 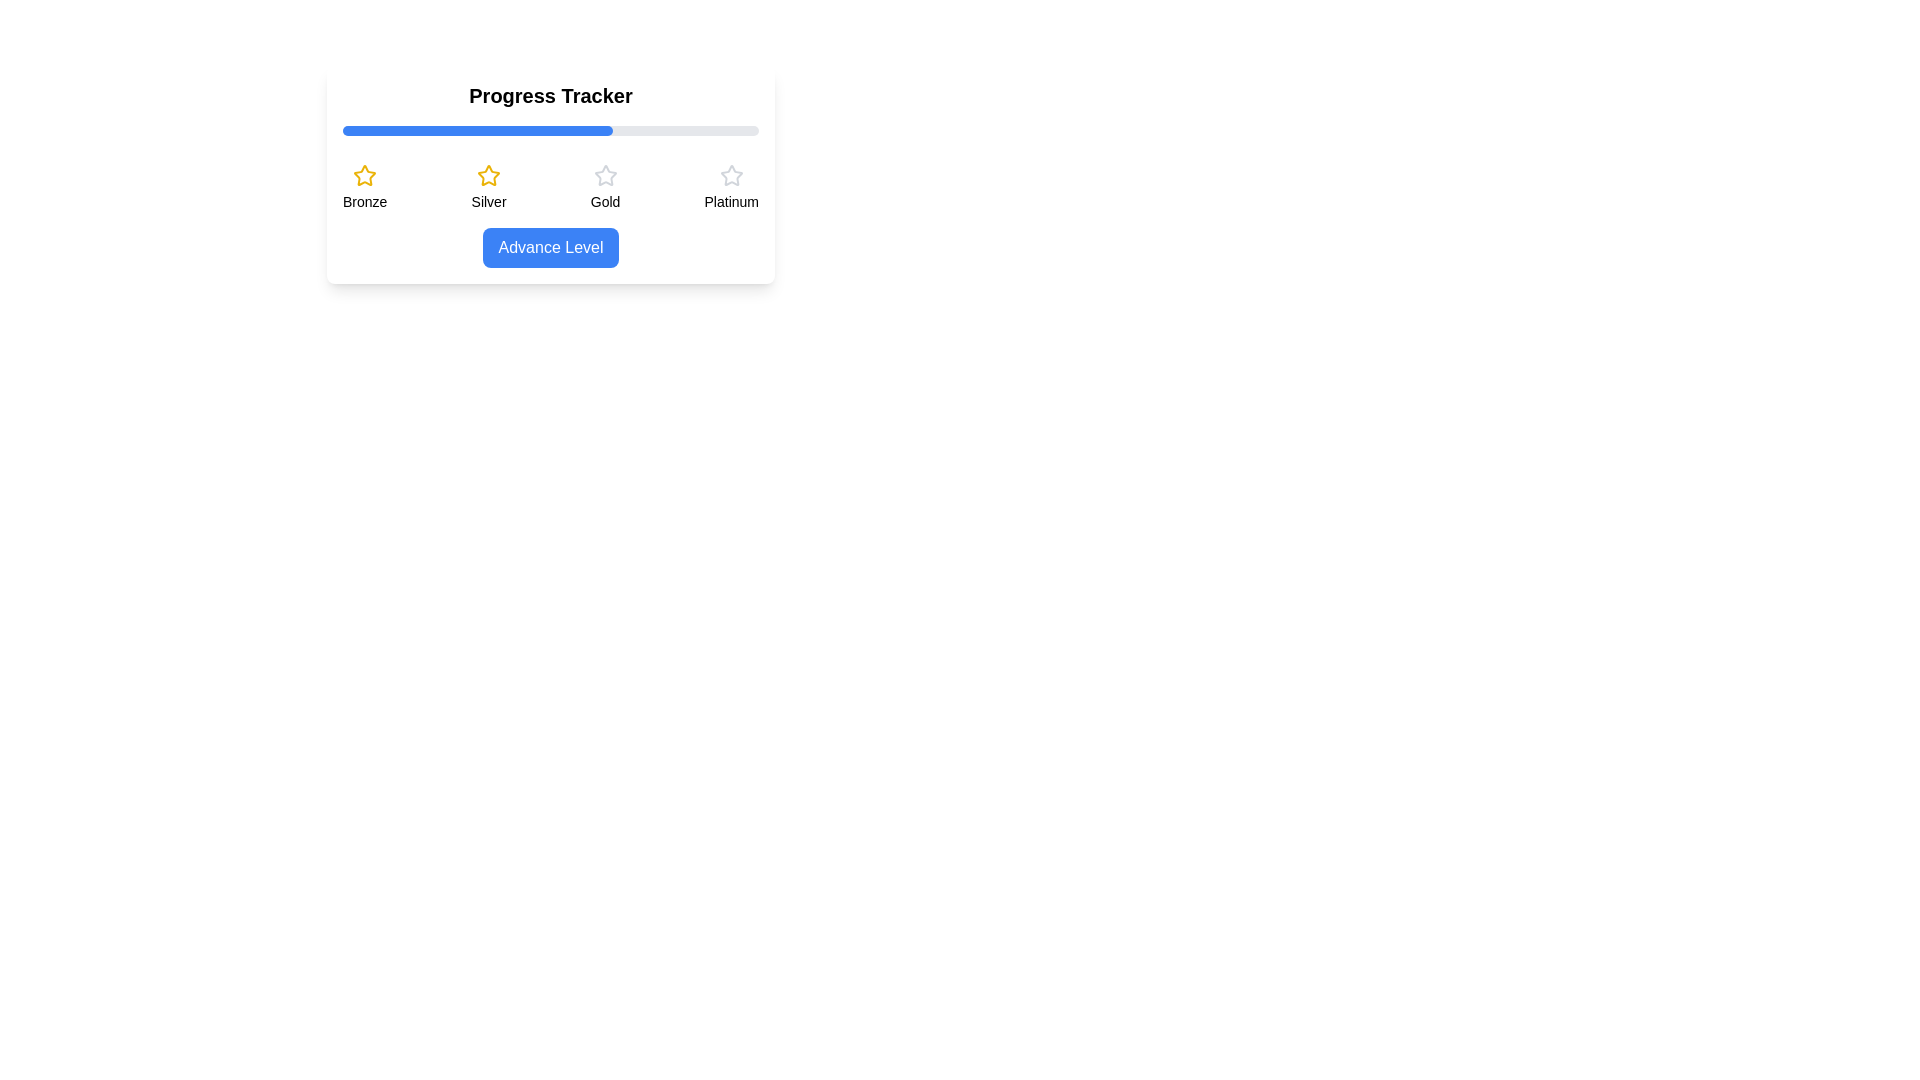 I want to click on the 'Silver' level informational display item, which is the second from the left in a group of four items below the progress indicator bar, so click(x=489, y=185).